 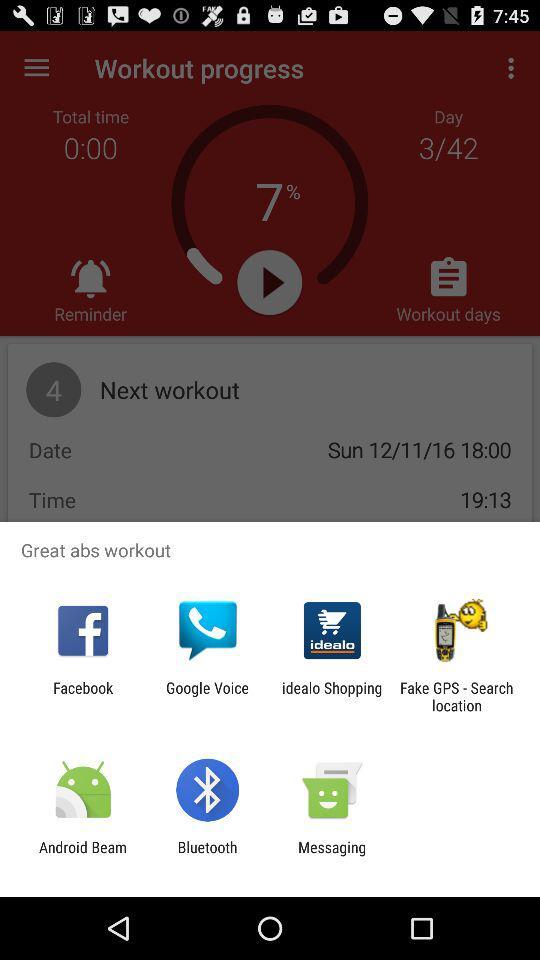 I want to click on the google voice, so click(x=206, y=696).